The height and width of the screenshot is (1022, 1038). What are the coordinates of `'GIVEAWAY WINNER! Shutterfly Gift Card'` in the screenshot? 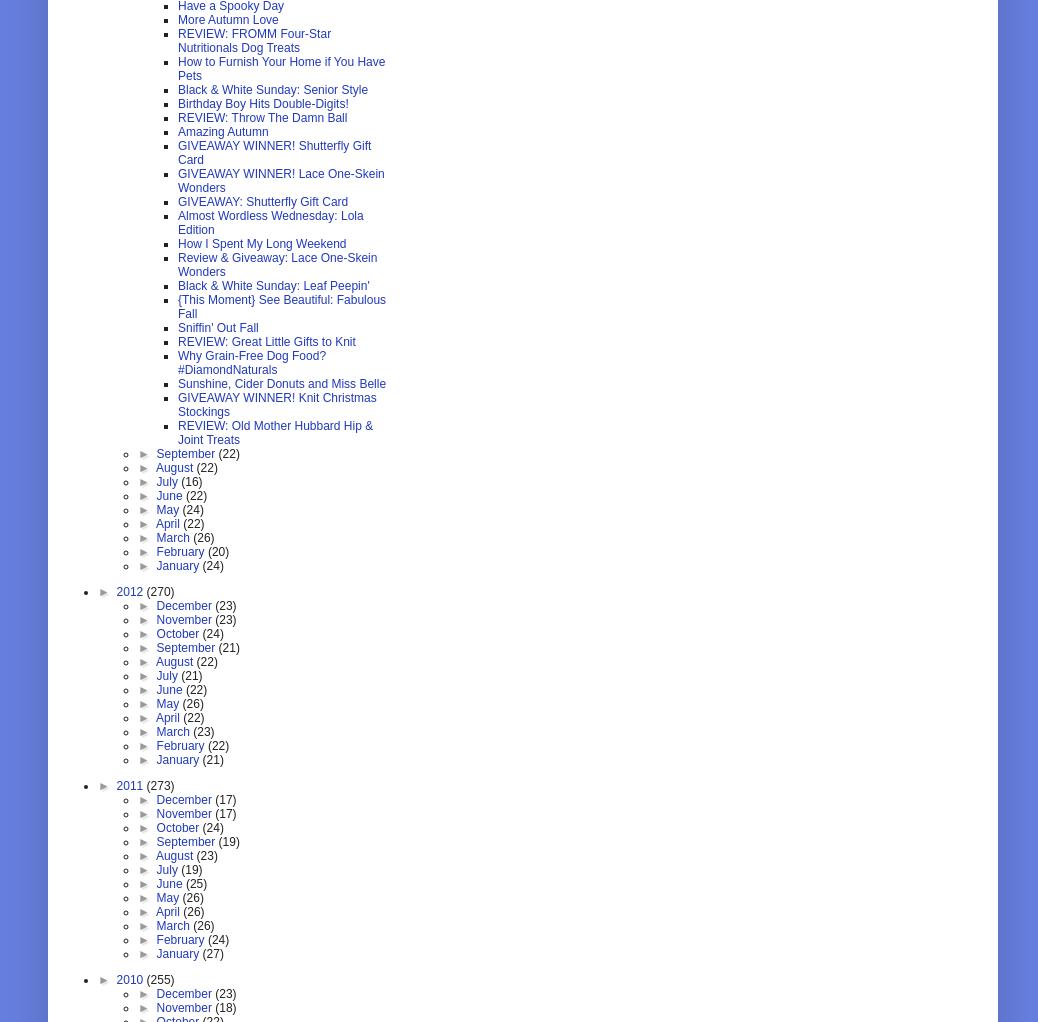 It's located at (274, 151).